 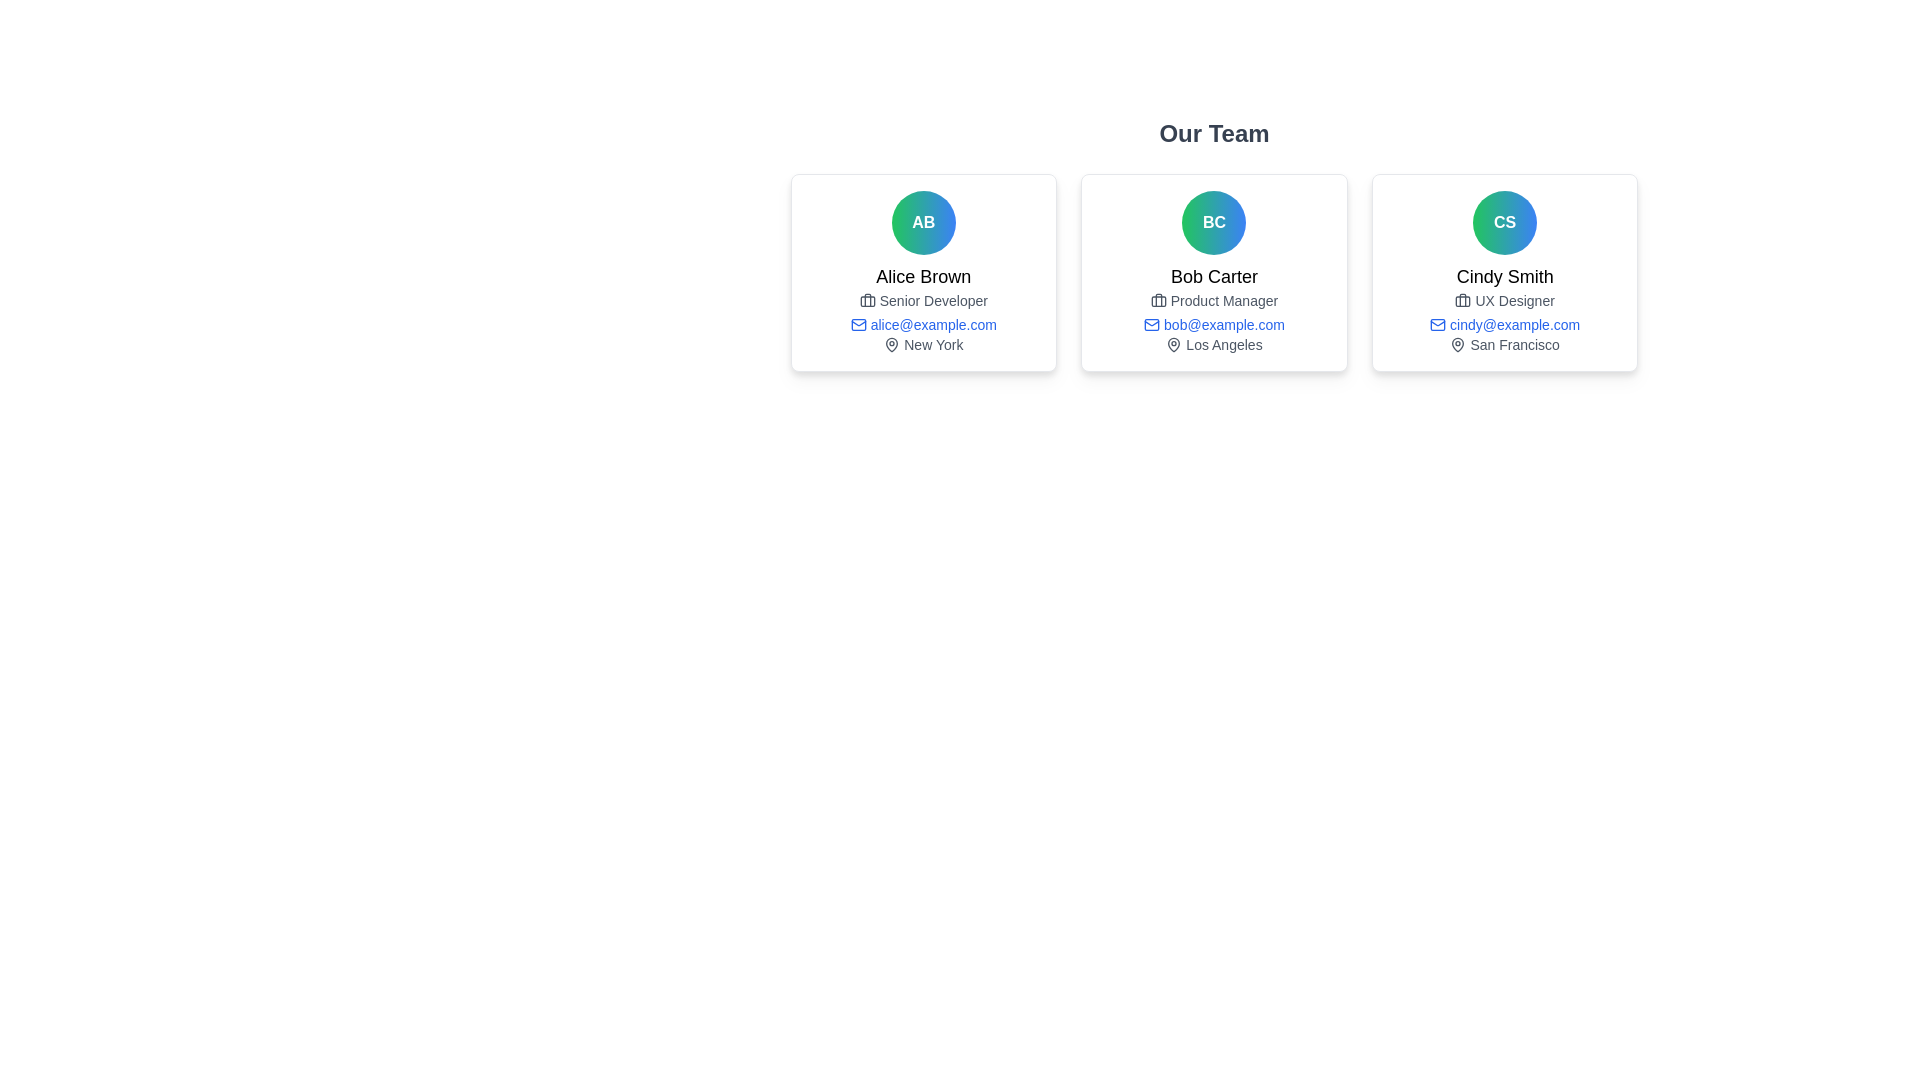 What do you see at coordinates (1213, 273) in the screenshot?
I see `an individual profile card in the Grid Layout showcasing team members' profiles, positioned below the 'Our Team' text` at bounding box center [1213, 273].